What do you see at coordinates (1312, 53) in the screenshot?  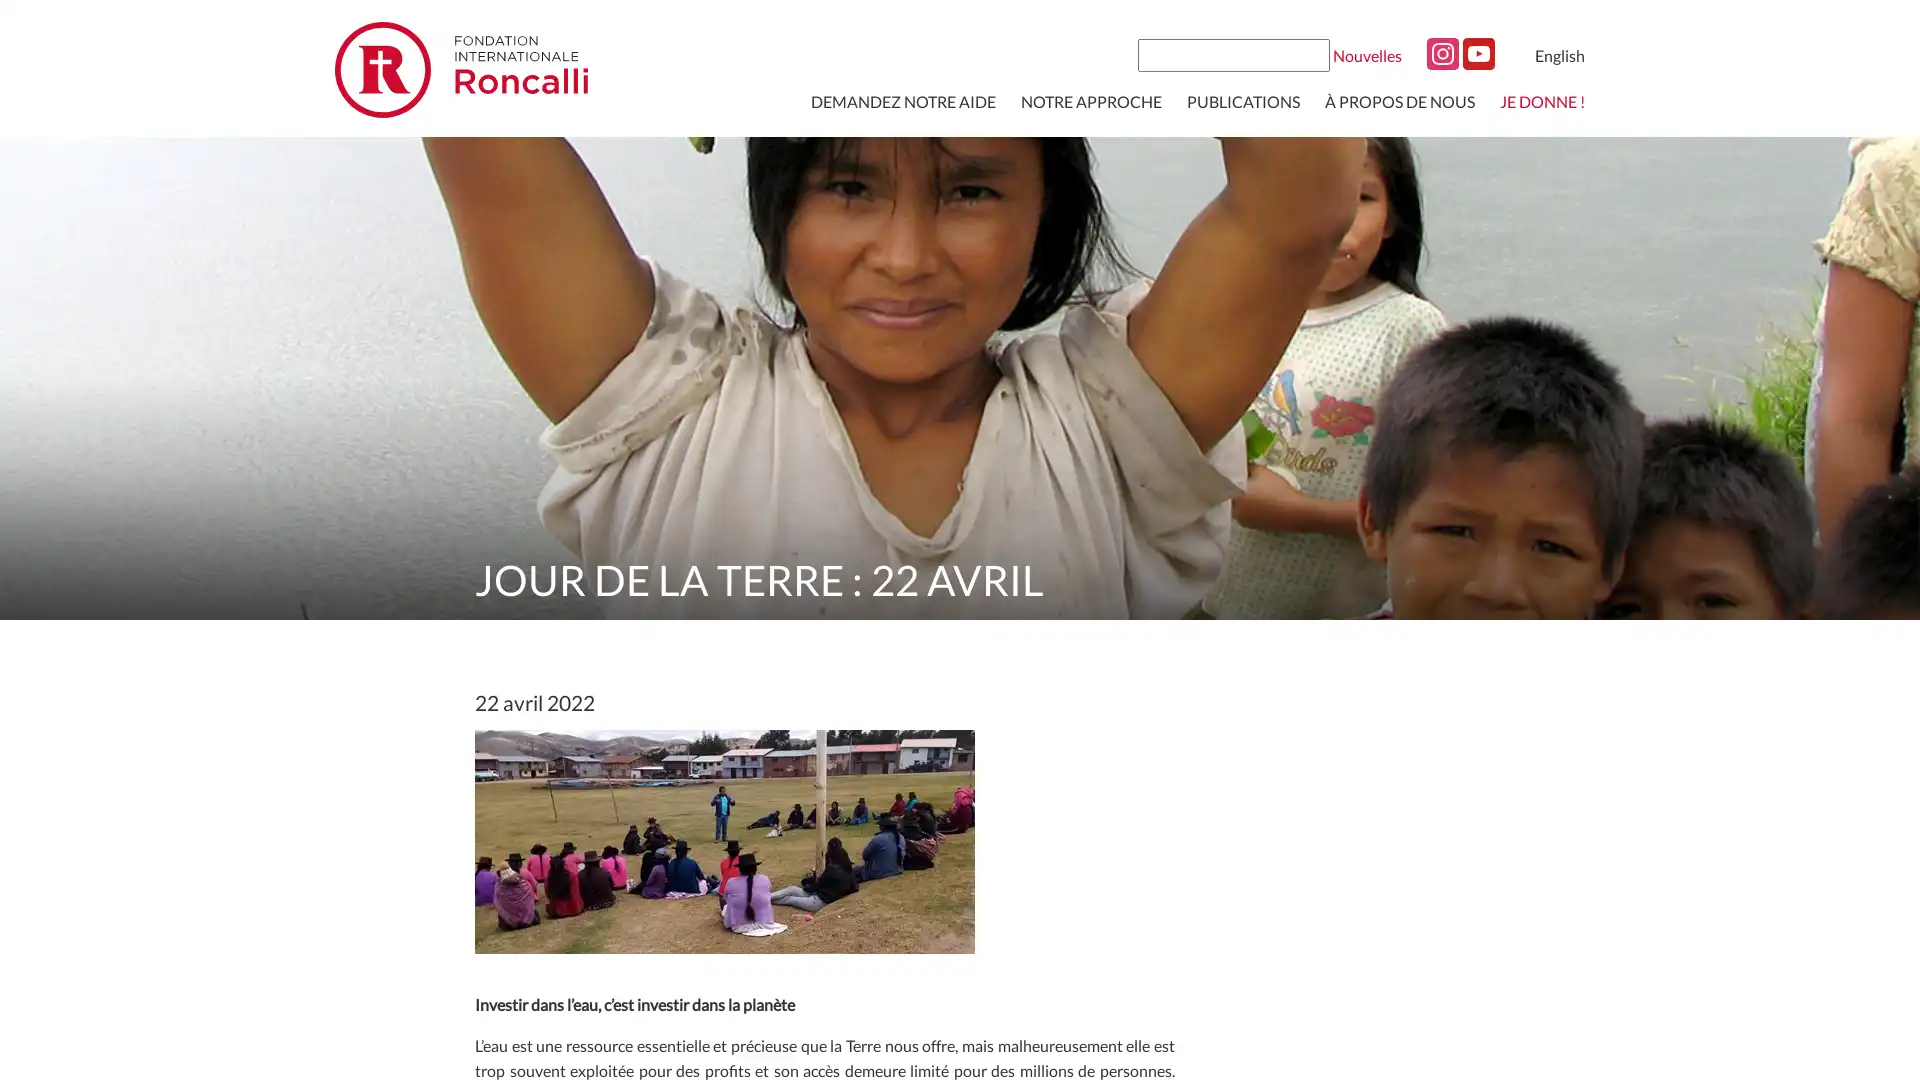 I see `Chercher` at bounding box center [1312, 53].